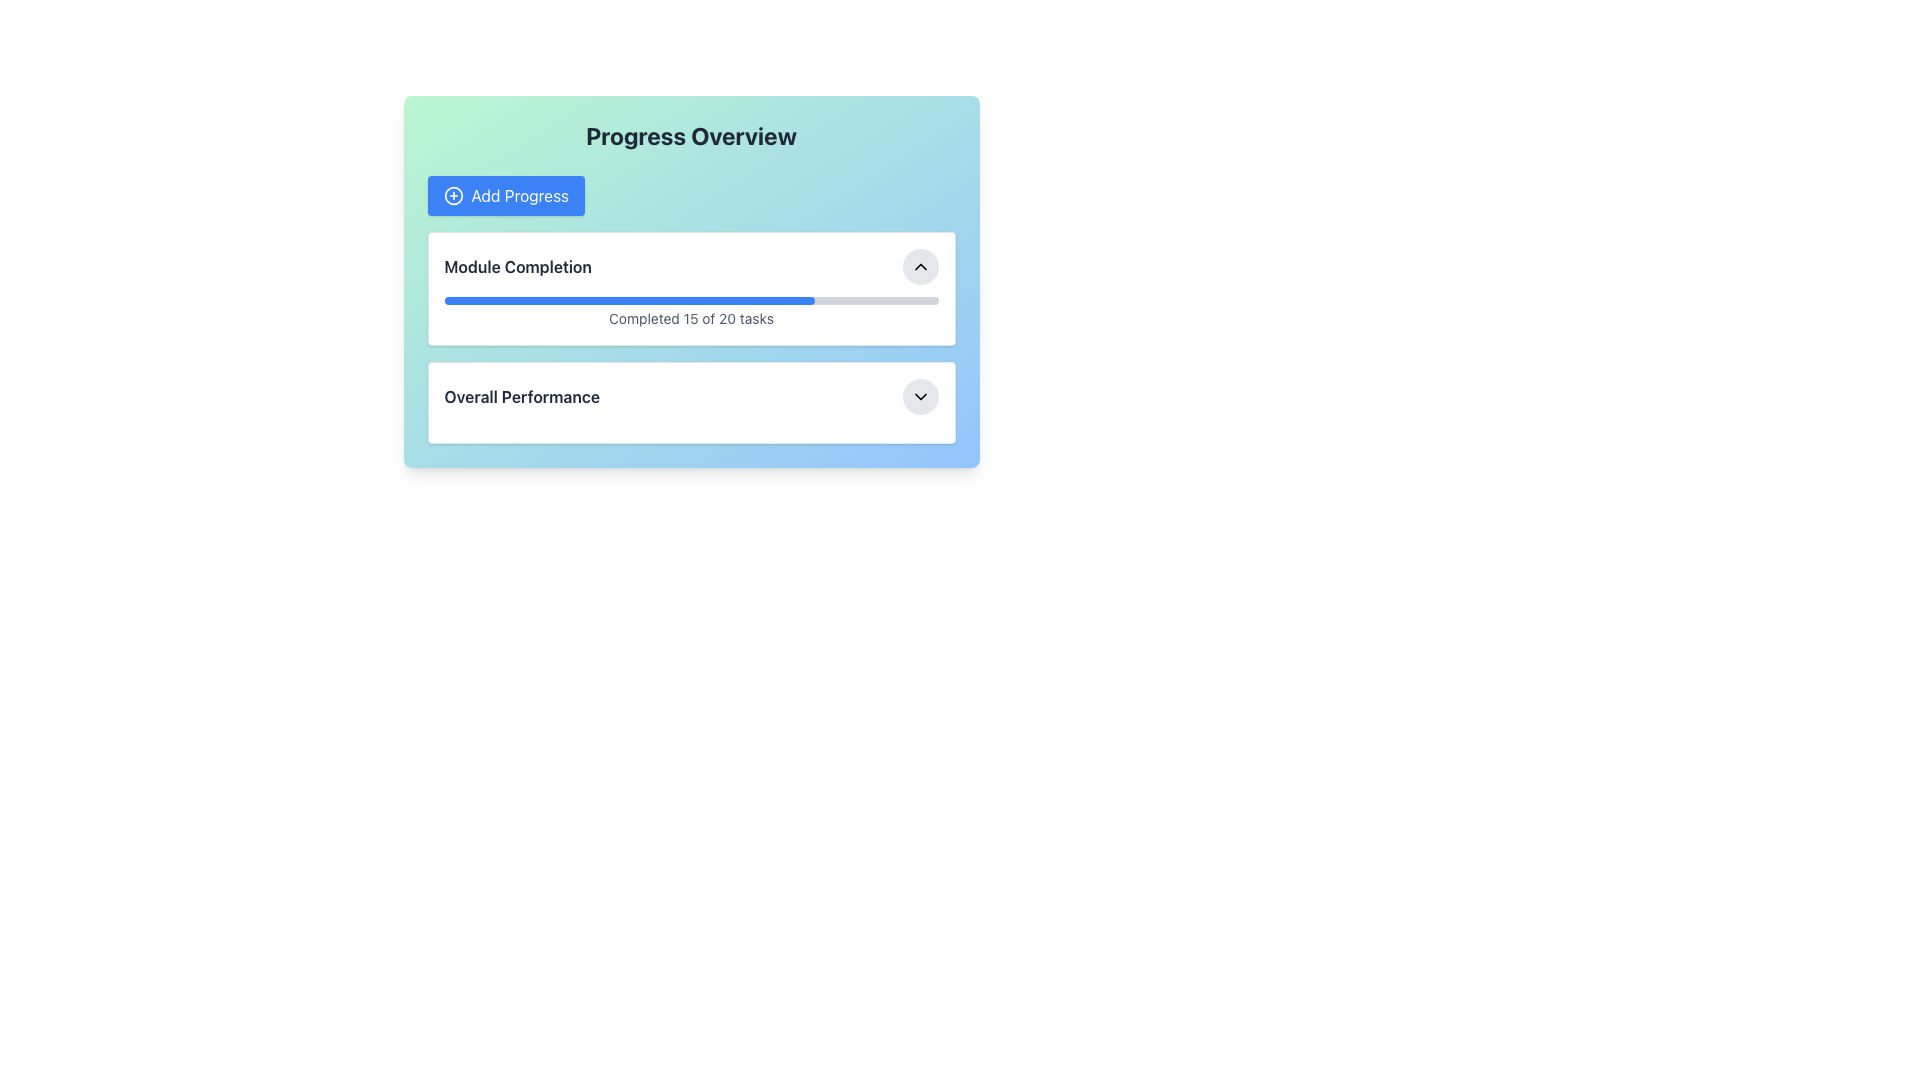  Describe the element at coordinates (691, 312) in the screenshot. I see `the Progress Indicator with Text that shows 'Completed 15 of 20 tasks' for possible interaction` at that location.